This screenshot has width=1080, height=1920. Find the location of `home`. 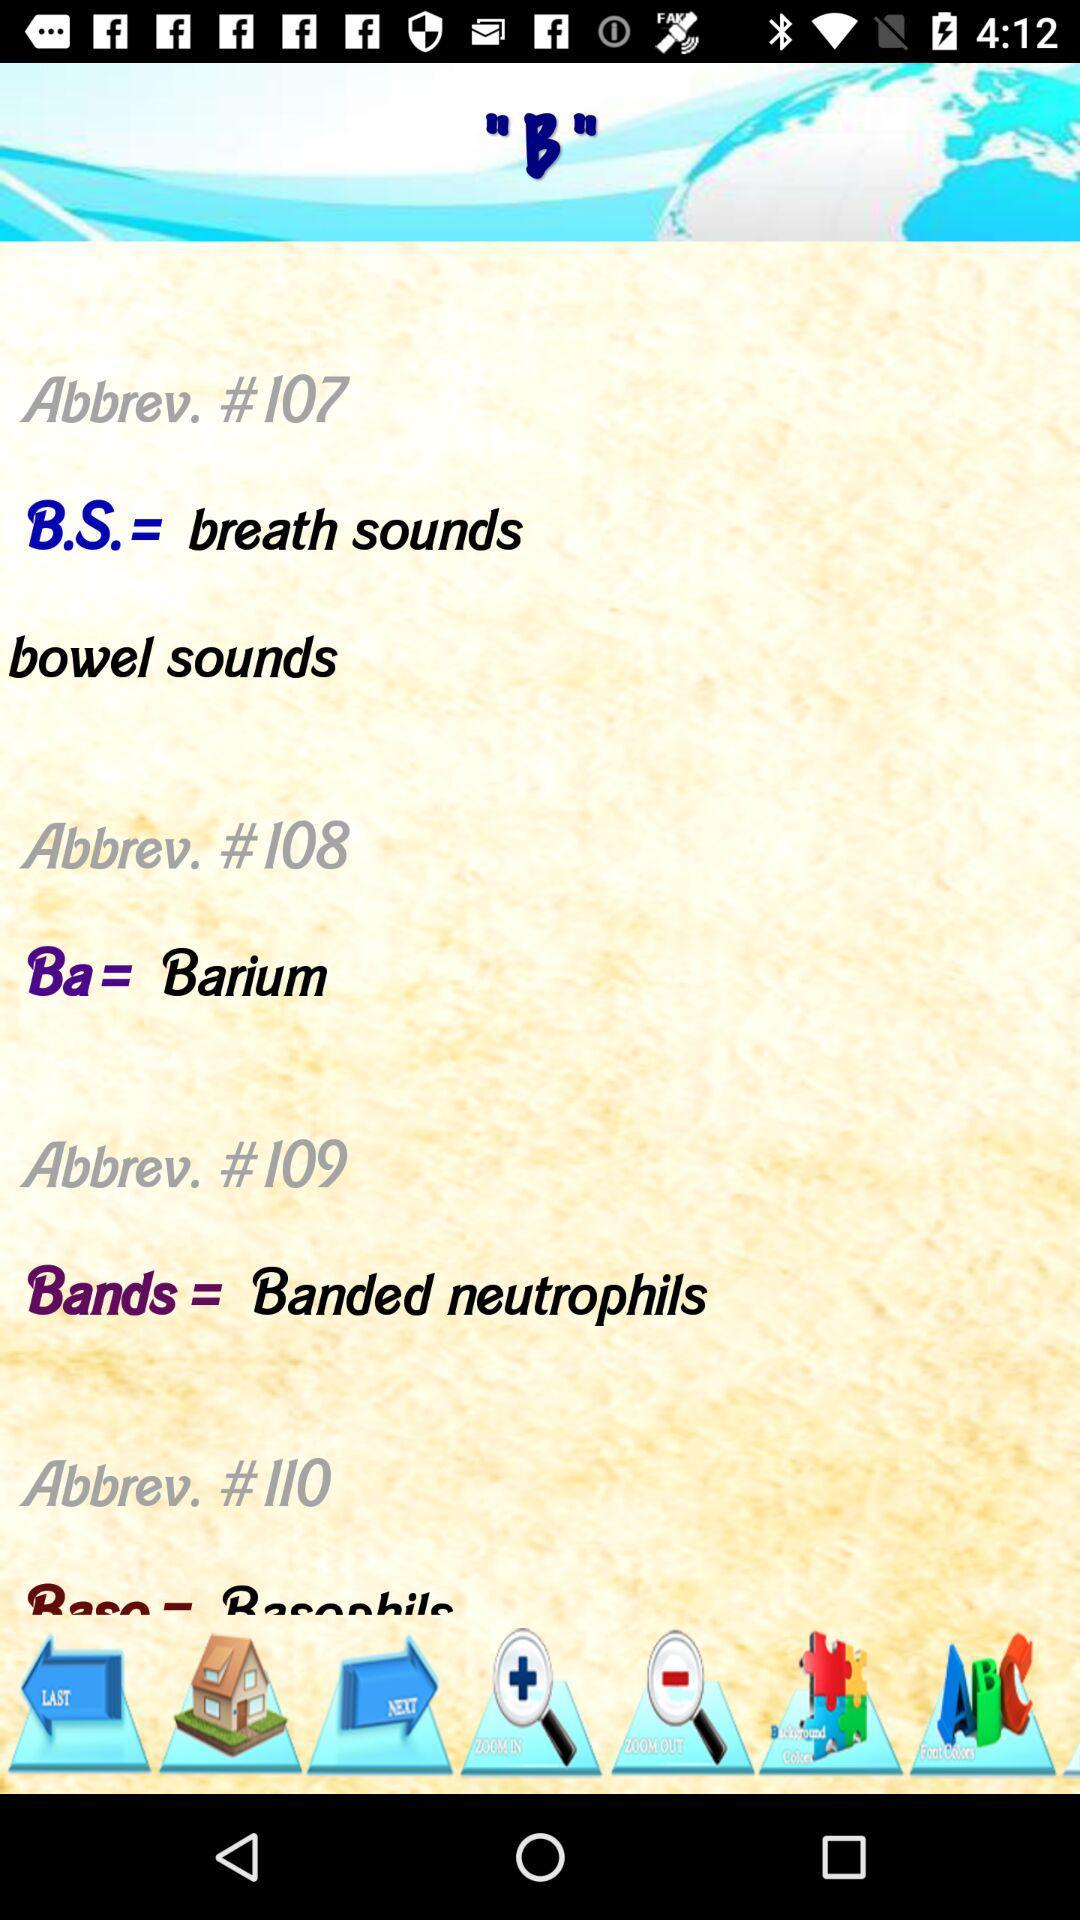

home is located at coordinates (228, 1702).